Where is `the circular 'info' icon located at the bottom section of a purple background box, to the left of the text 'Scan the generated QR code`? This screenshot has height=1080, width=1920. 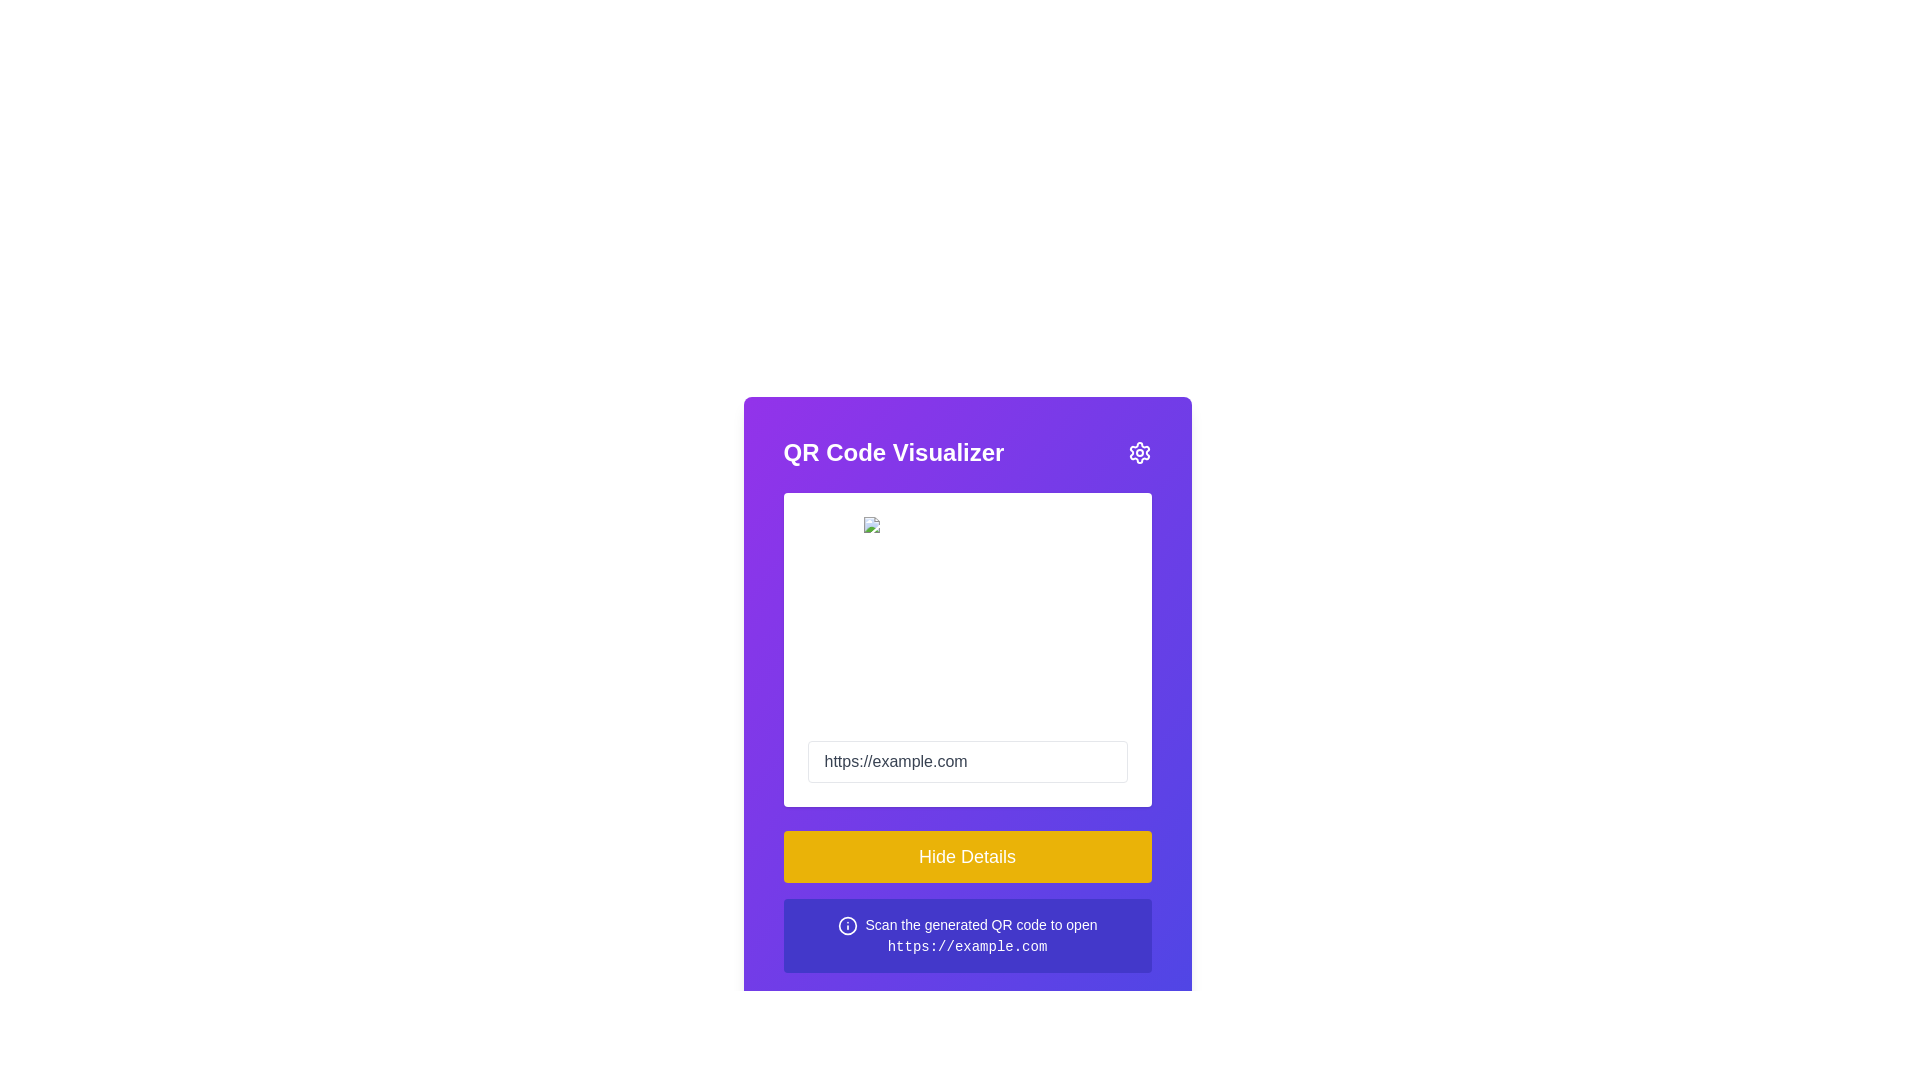
the circular 'info' icon located at the bottom section of a purple background box, to the left of the text 'Scan the generated QR code is located at coordinates (847, 926).